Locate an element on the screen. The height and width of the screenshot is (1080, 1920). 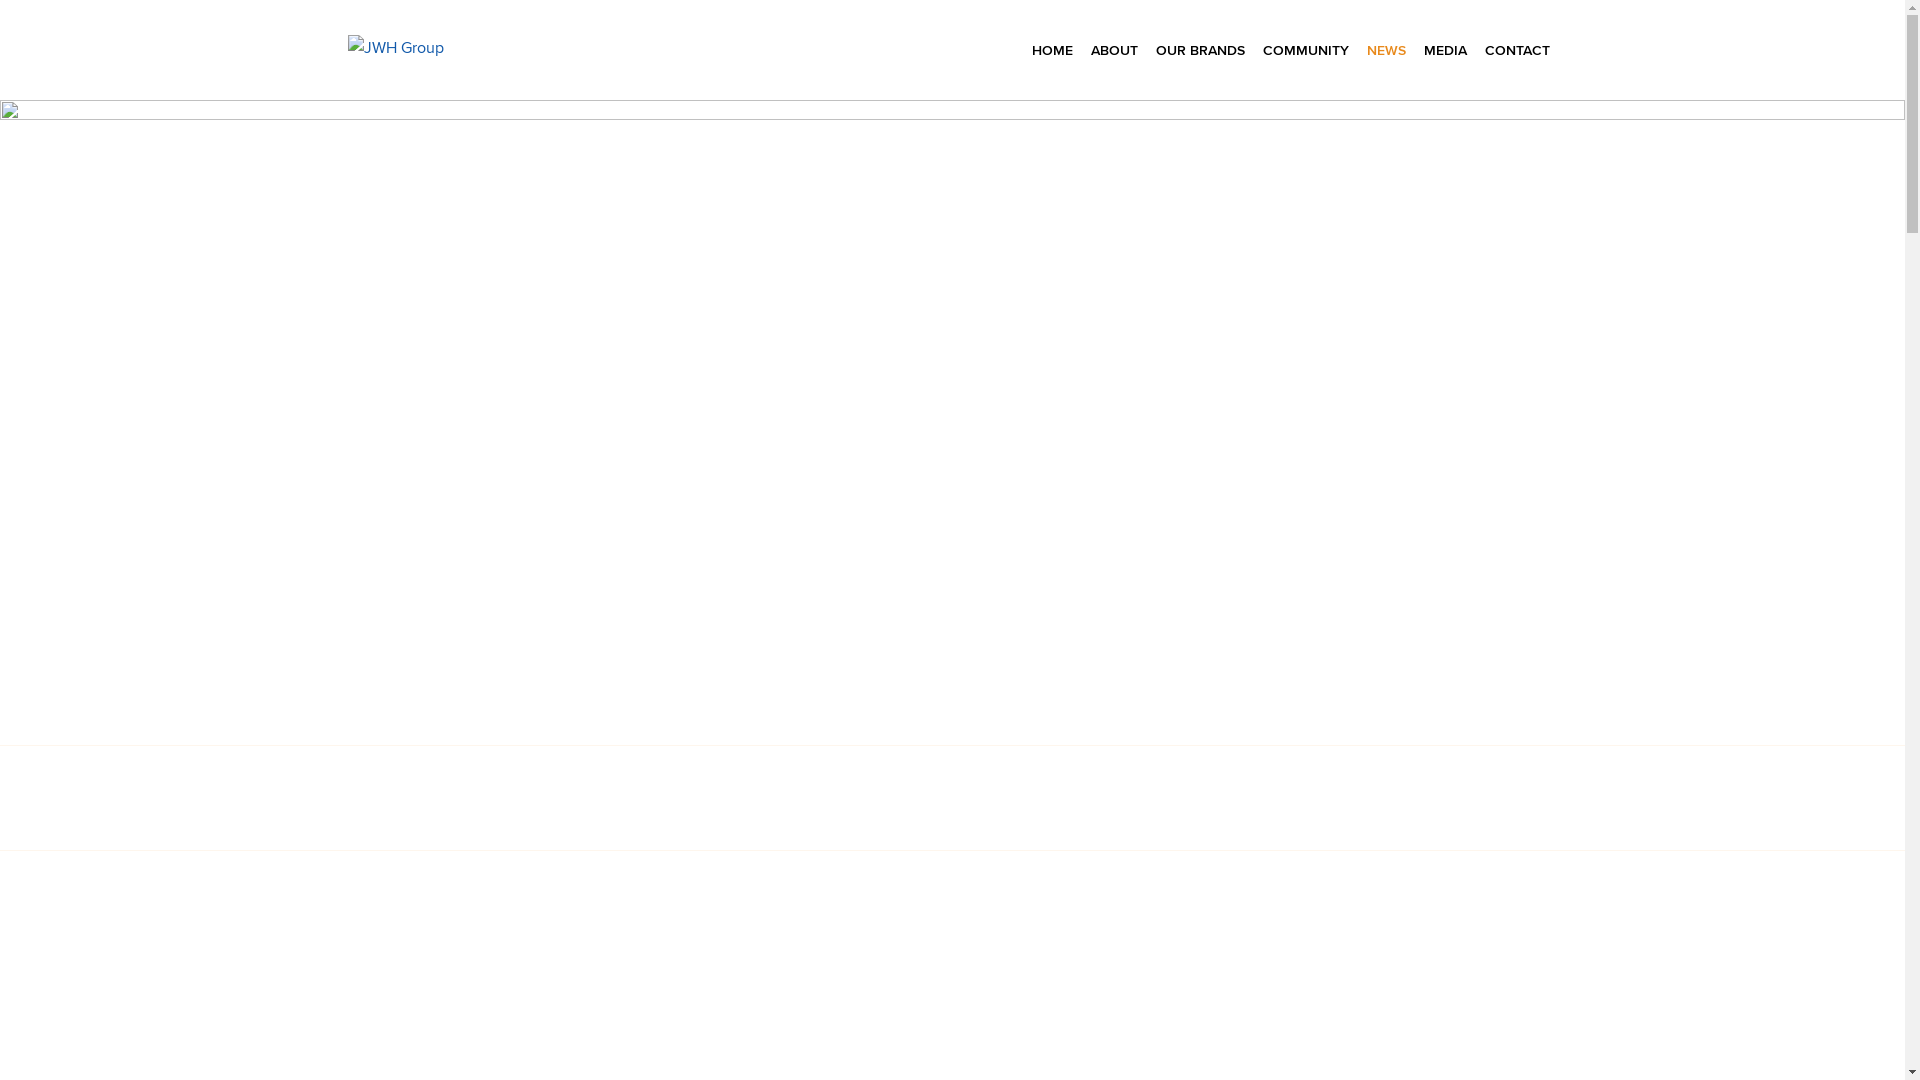
'HOME' is located at coordinates (1051, 49).